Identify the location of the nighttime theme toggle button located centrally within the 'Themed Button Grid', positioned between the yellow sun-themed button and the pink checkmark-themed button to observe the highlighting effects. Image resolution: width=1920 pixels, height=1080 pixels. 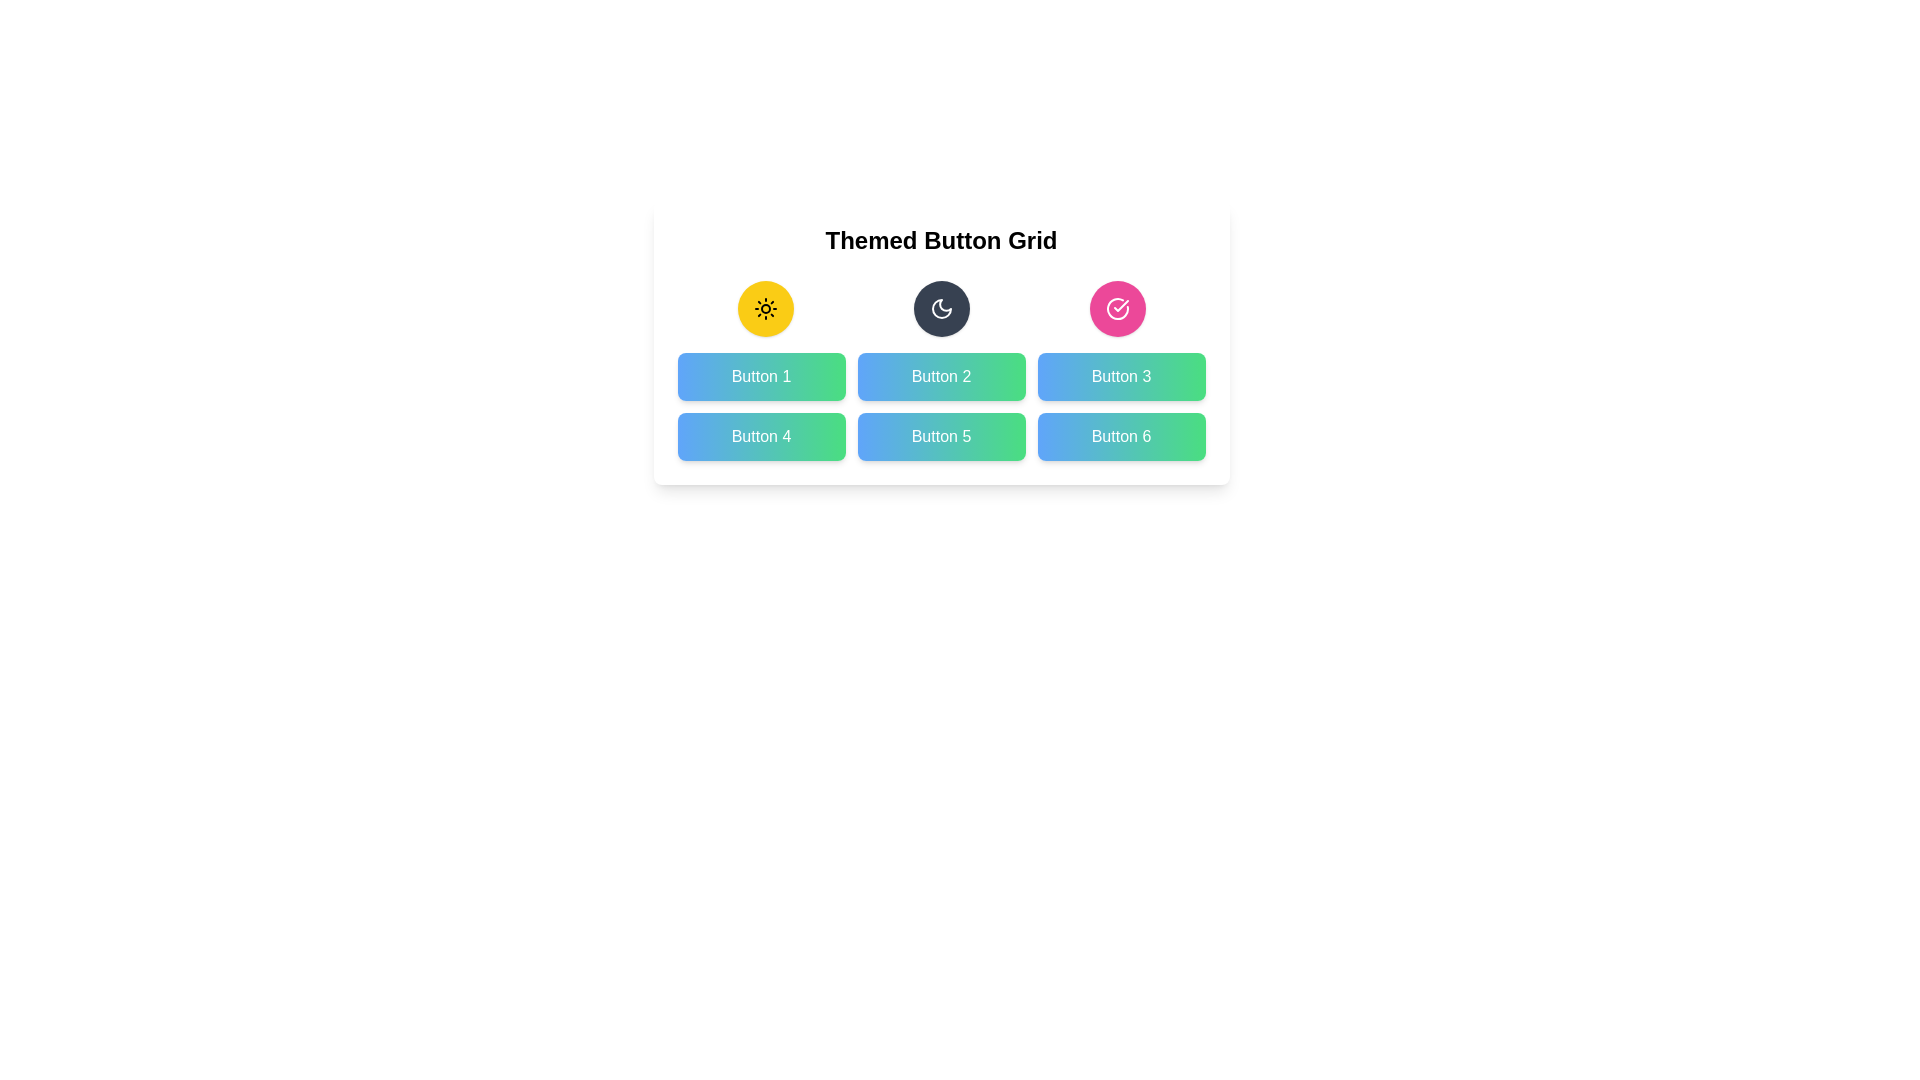
(940, 308).